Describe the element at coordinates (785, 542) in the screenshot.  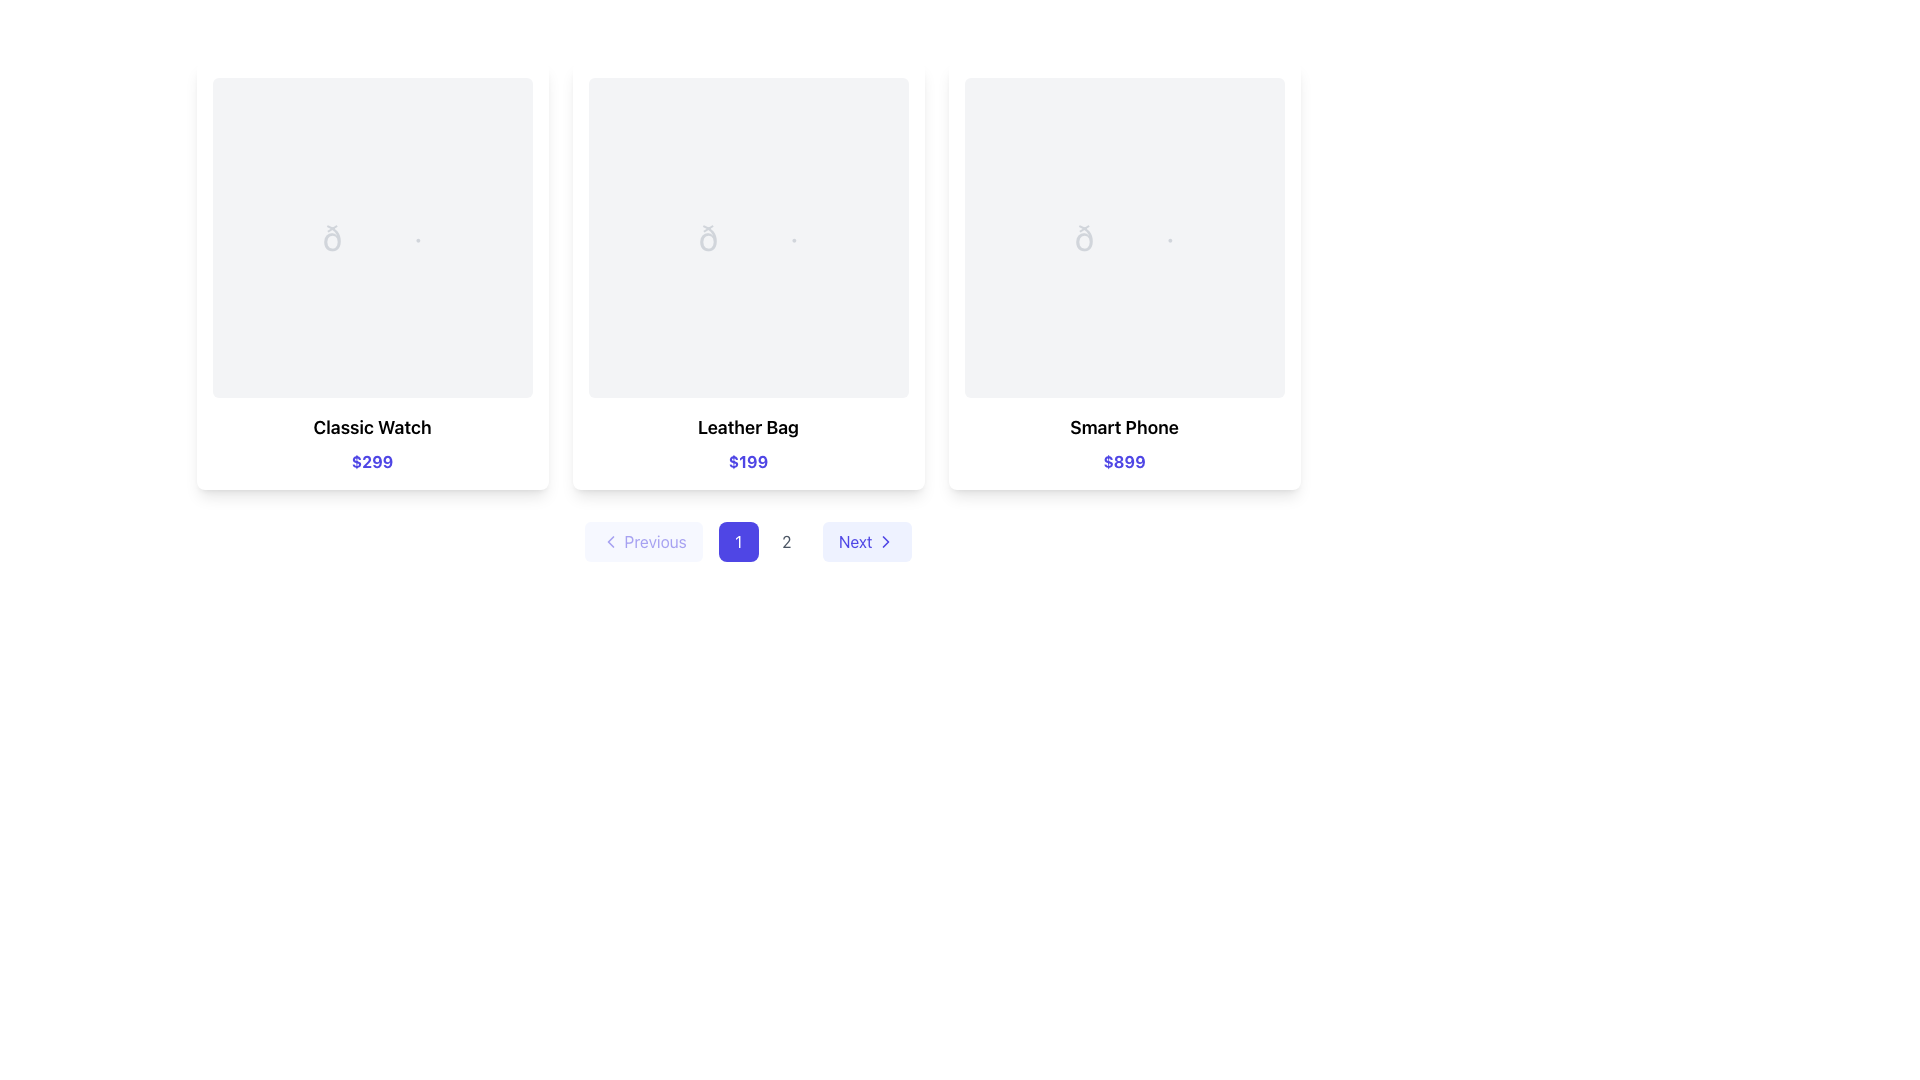
I see `the circular button with a gray number '2'` at that location.